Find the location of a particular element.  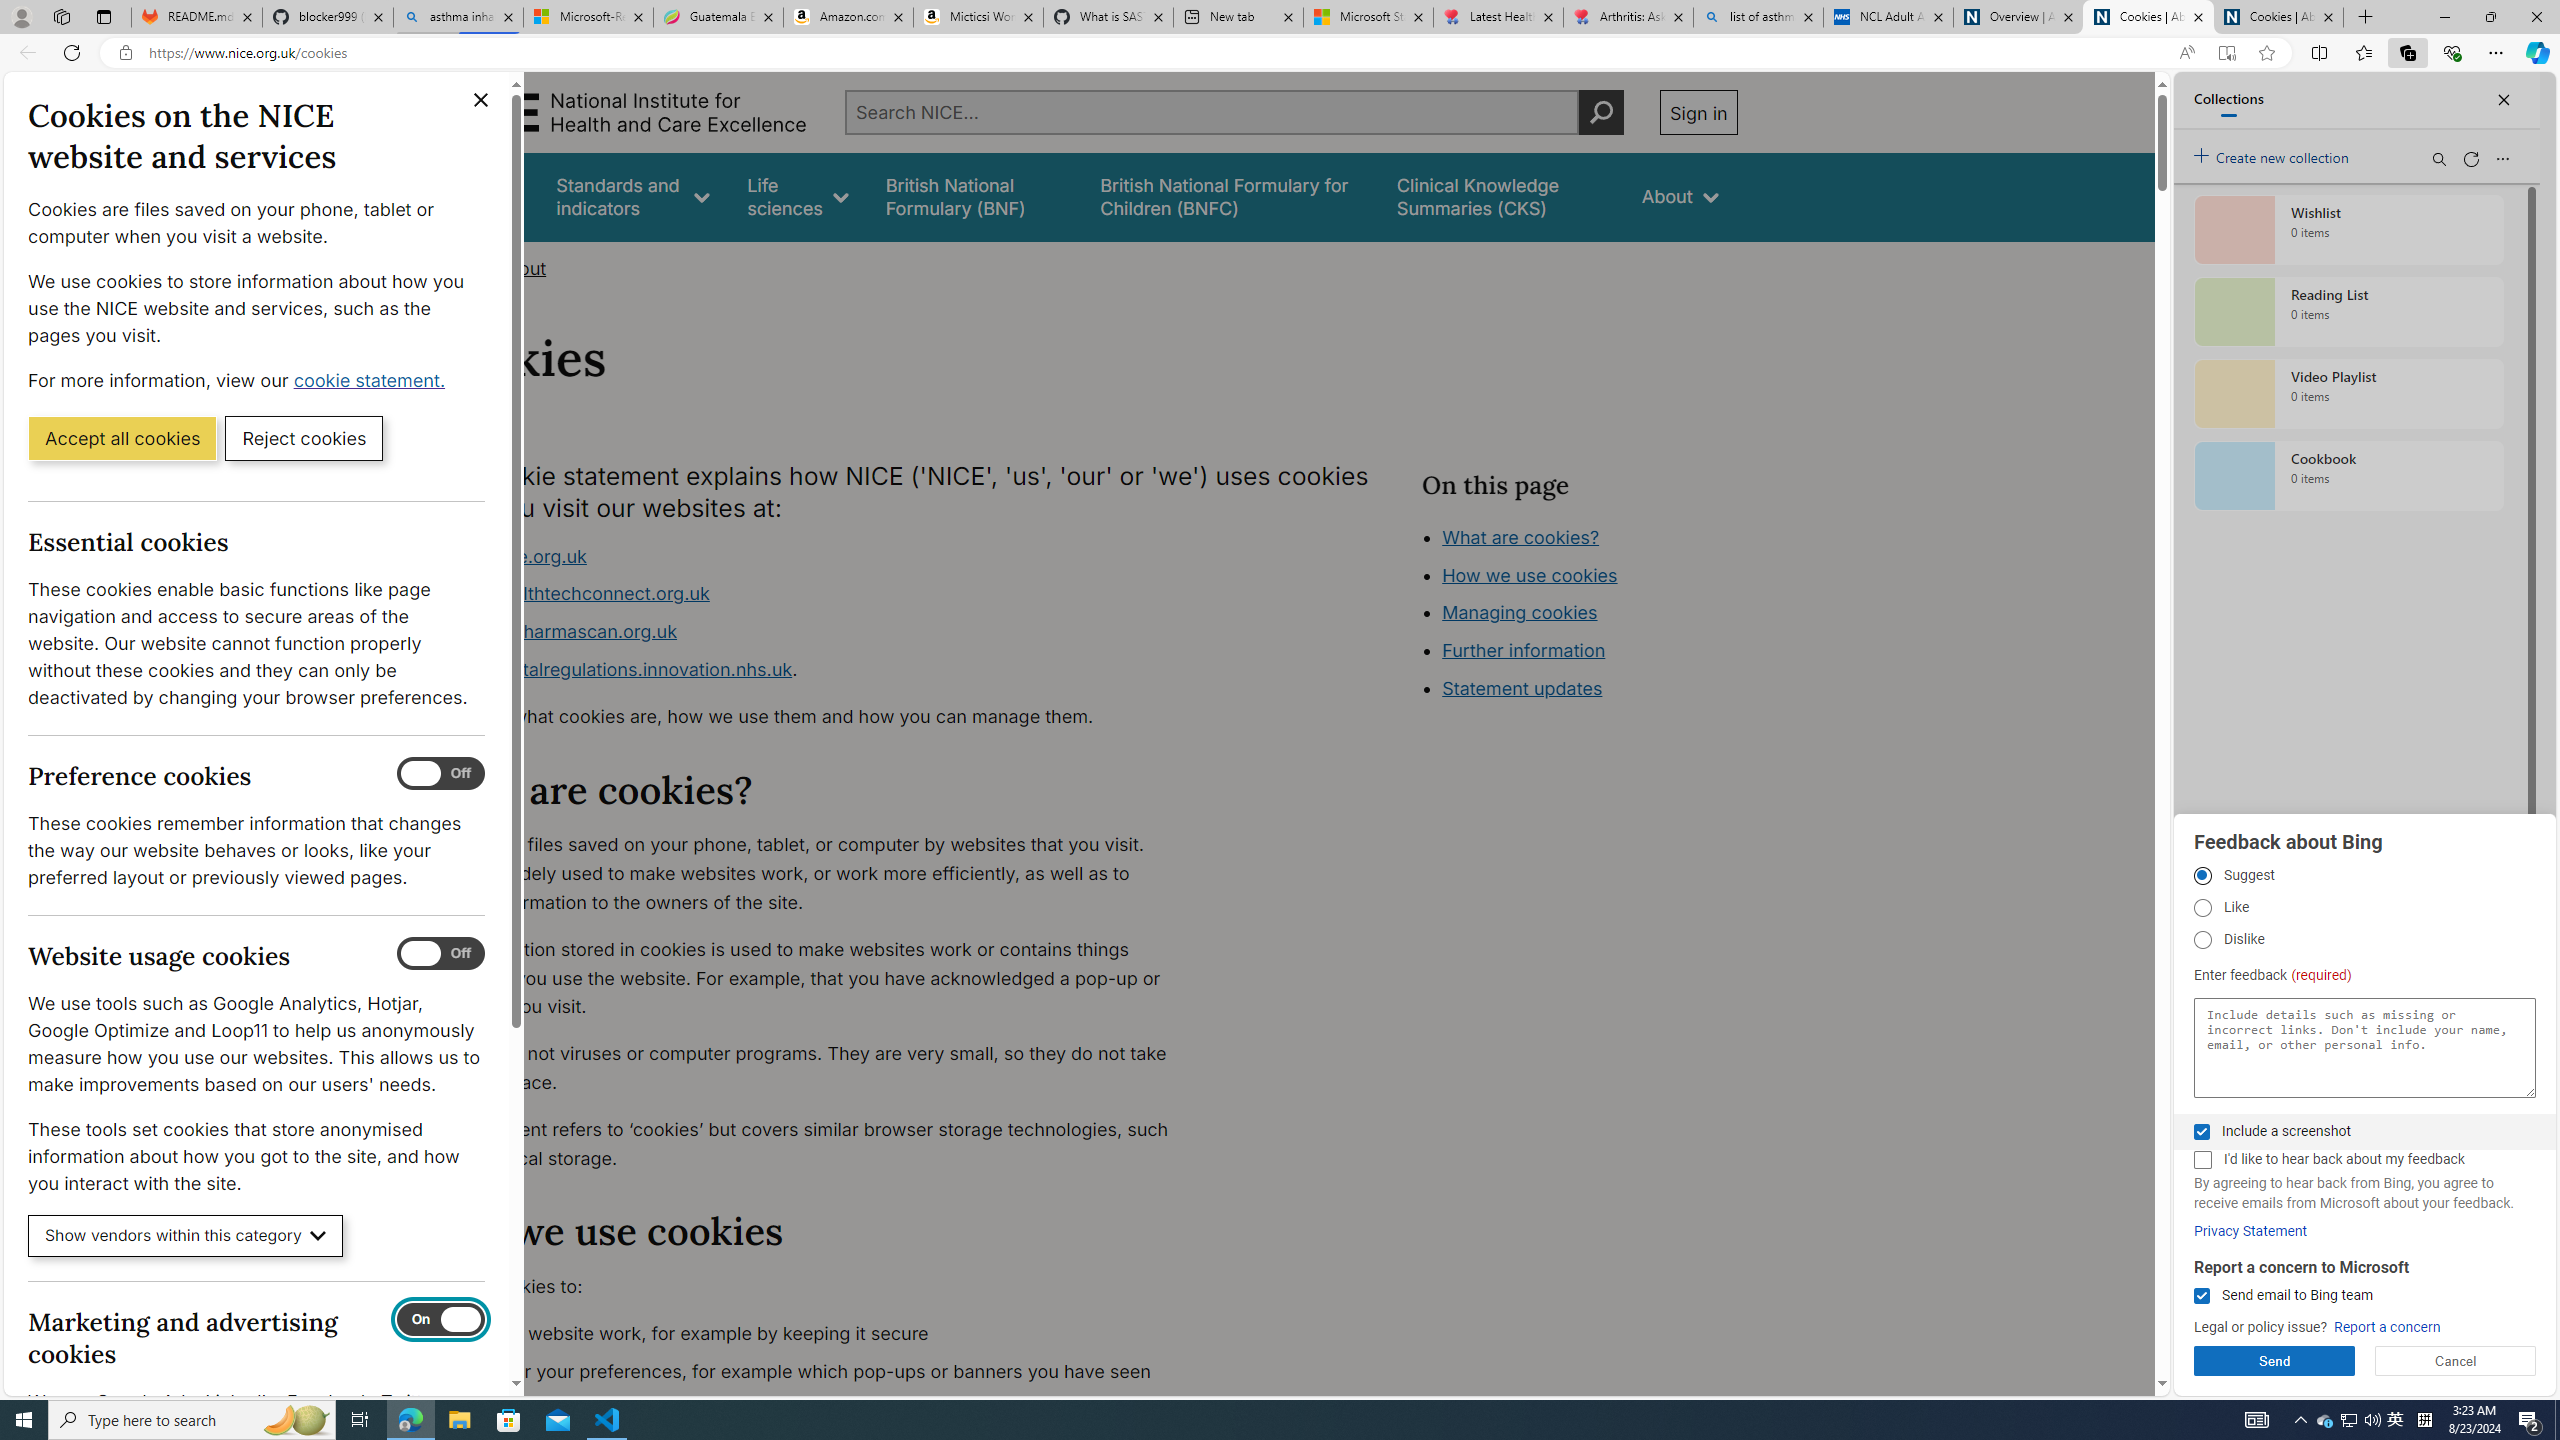

'Website usage cookies' is located at coordinates (440, 953).